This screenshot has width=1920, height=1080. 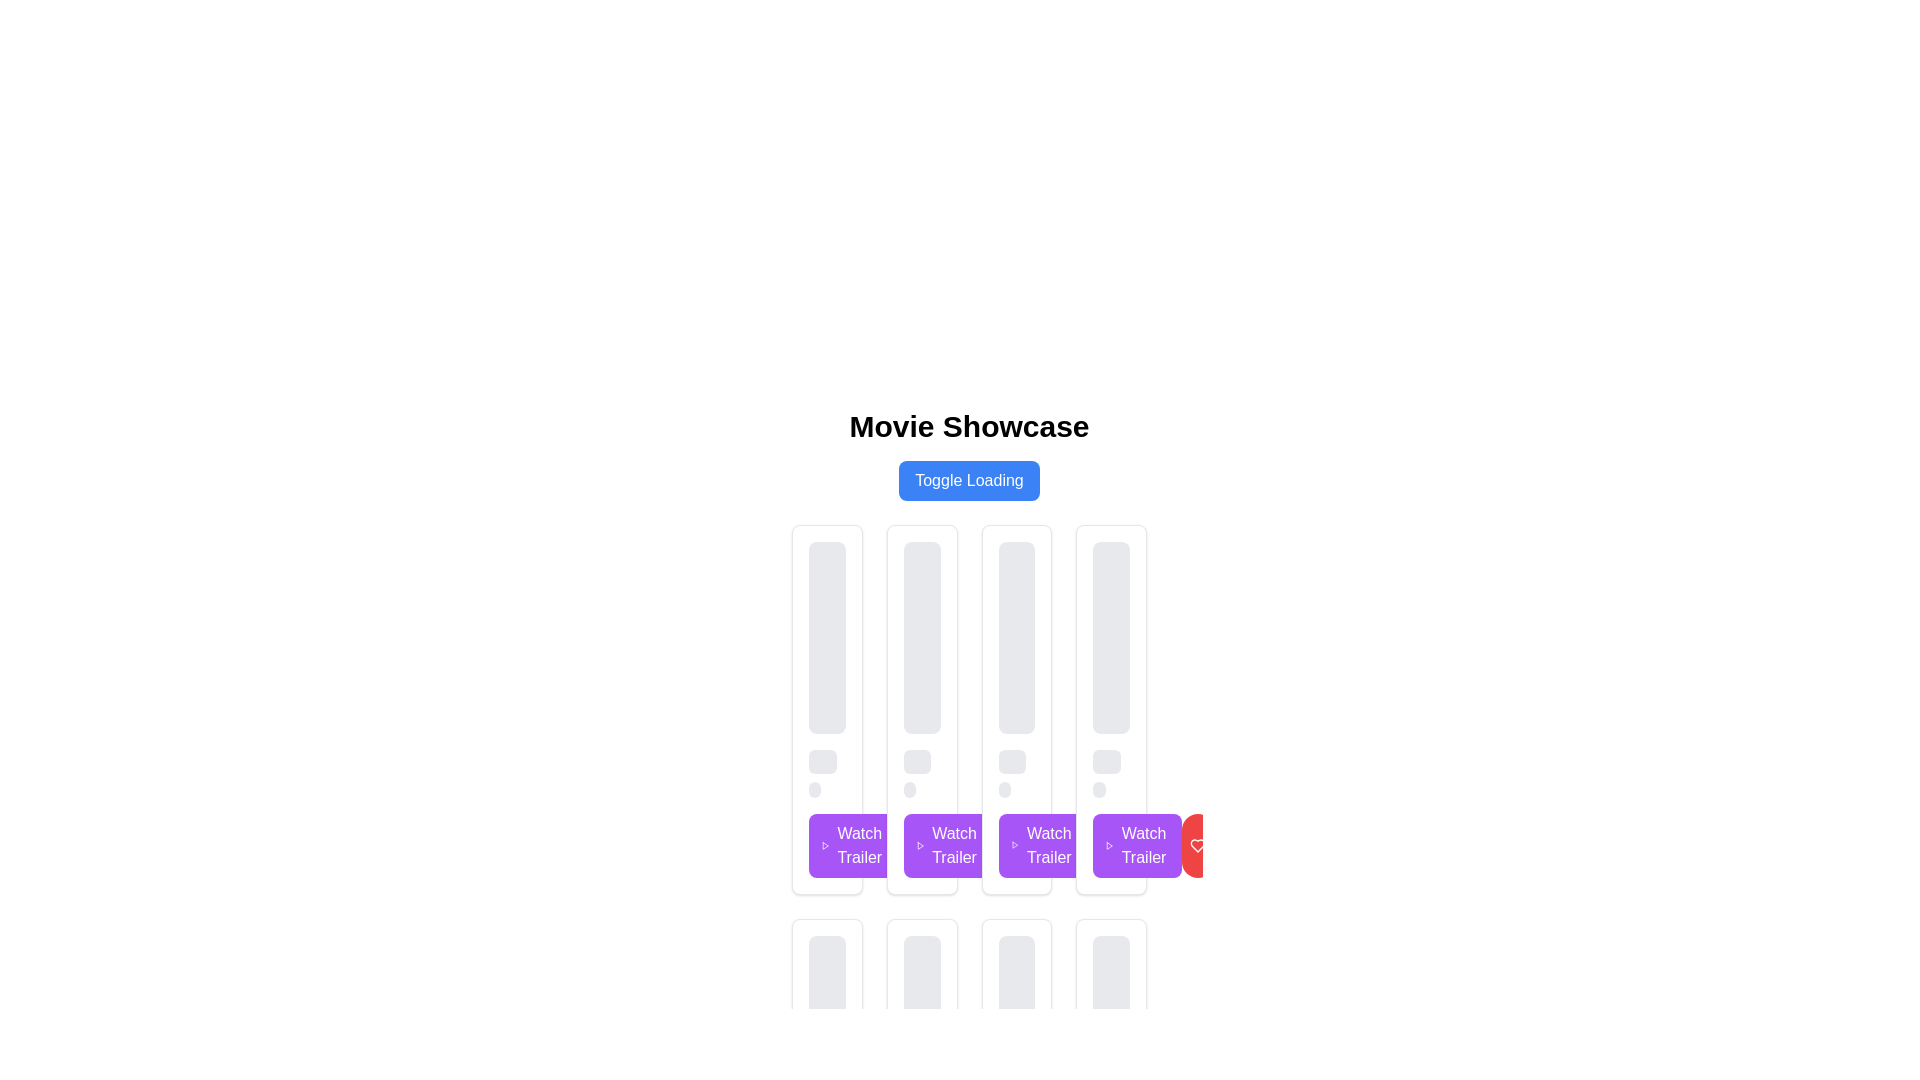 I want to click on the third button from the left in a row of four buttons at the bottom of the main content, so click(x=1041, y=845).